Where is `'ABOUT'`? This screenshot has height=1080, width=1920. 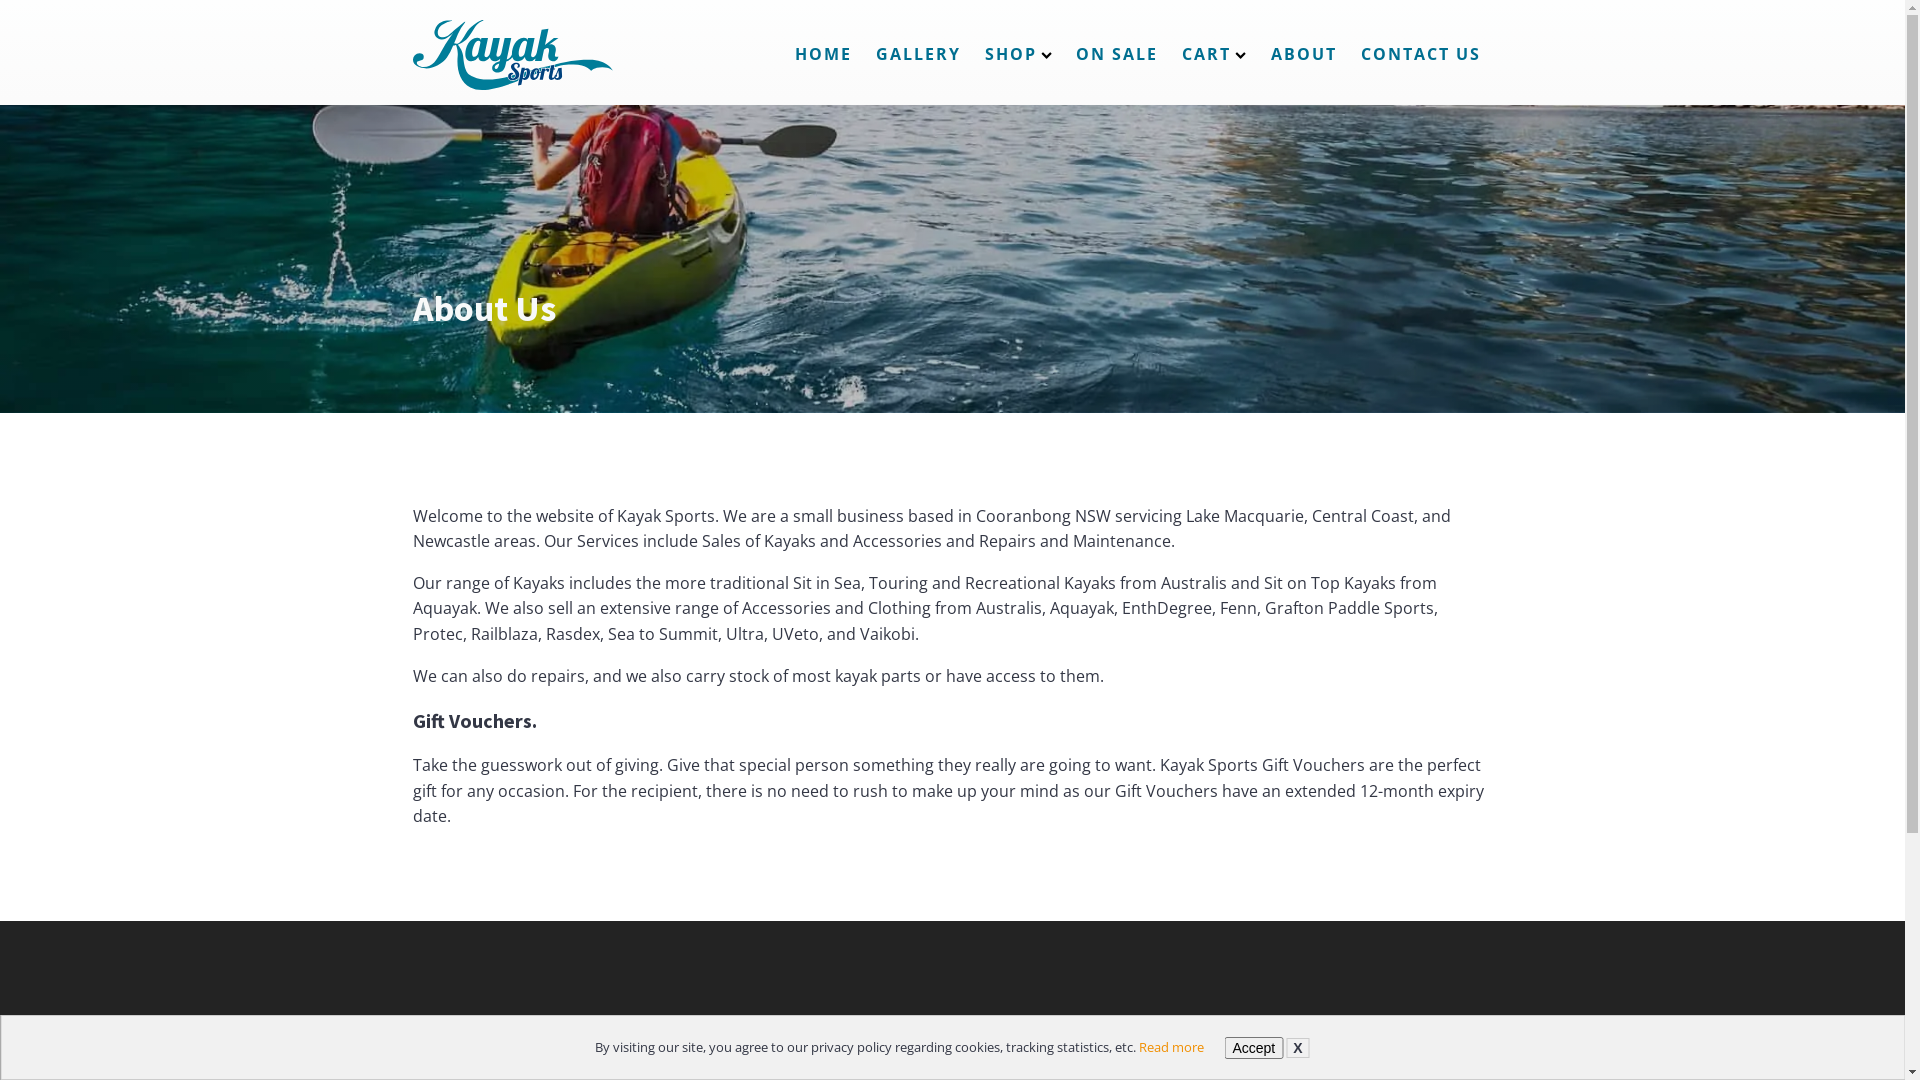 'ABOUT' is located at coordinates (1302, 53).